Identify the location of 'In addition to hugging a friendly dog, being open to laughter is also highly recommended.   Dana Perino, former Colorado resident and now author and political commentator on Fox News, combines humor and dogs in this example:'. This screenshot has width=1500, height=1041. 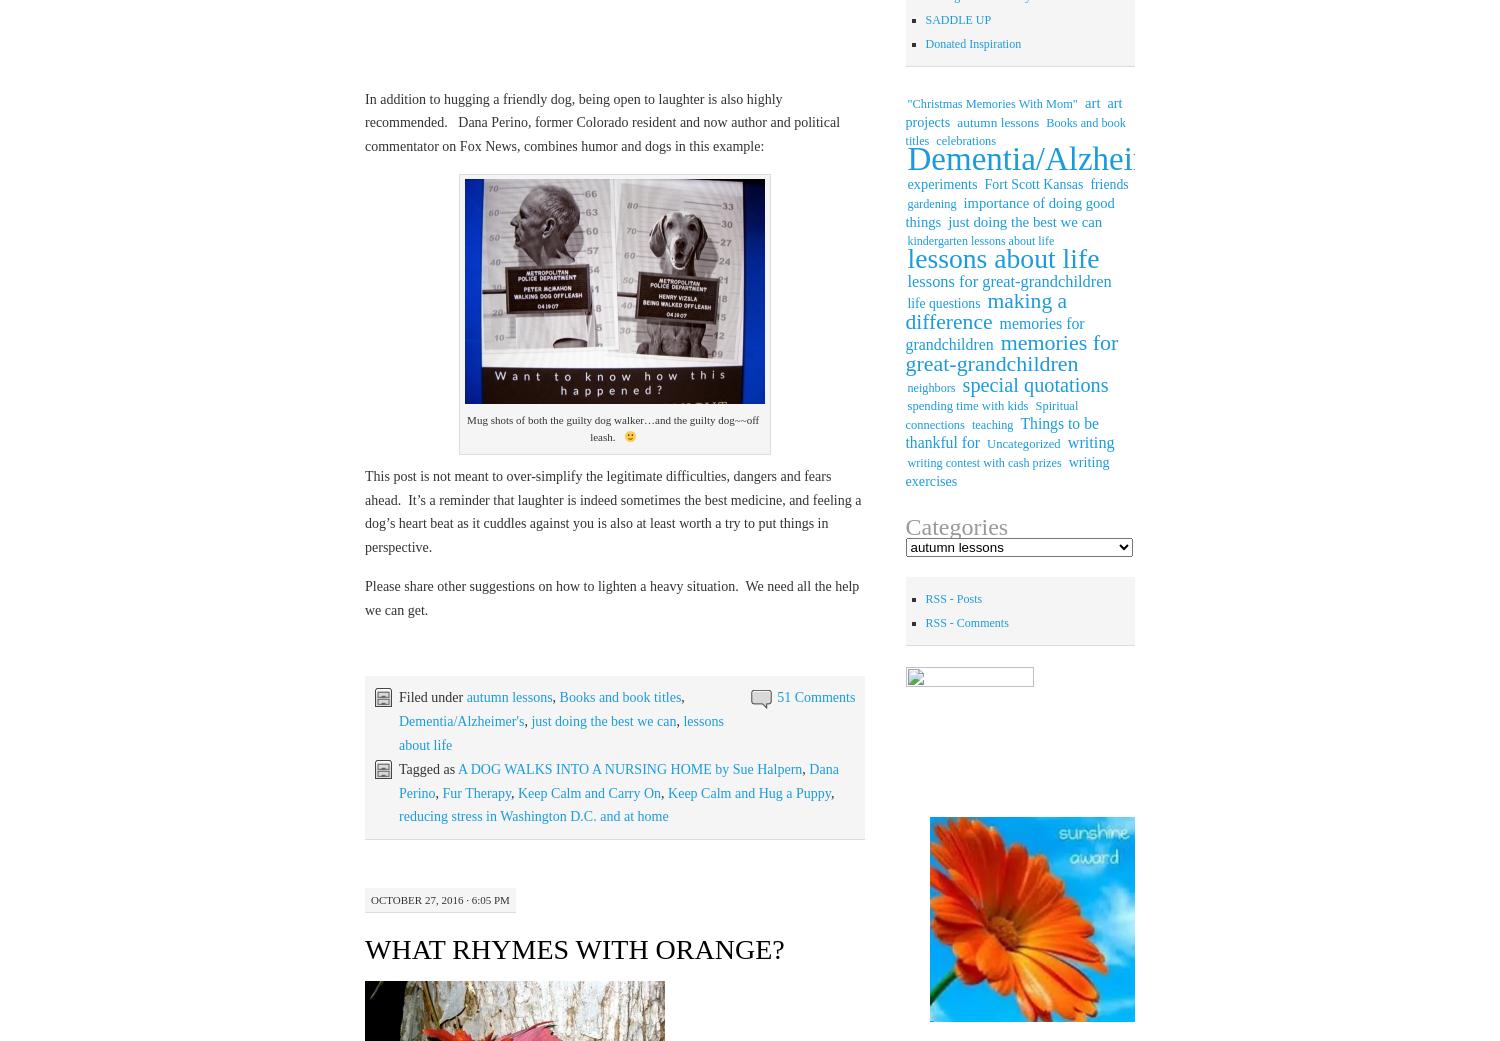
(363, 122).